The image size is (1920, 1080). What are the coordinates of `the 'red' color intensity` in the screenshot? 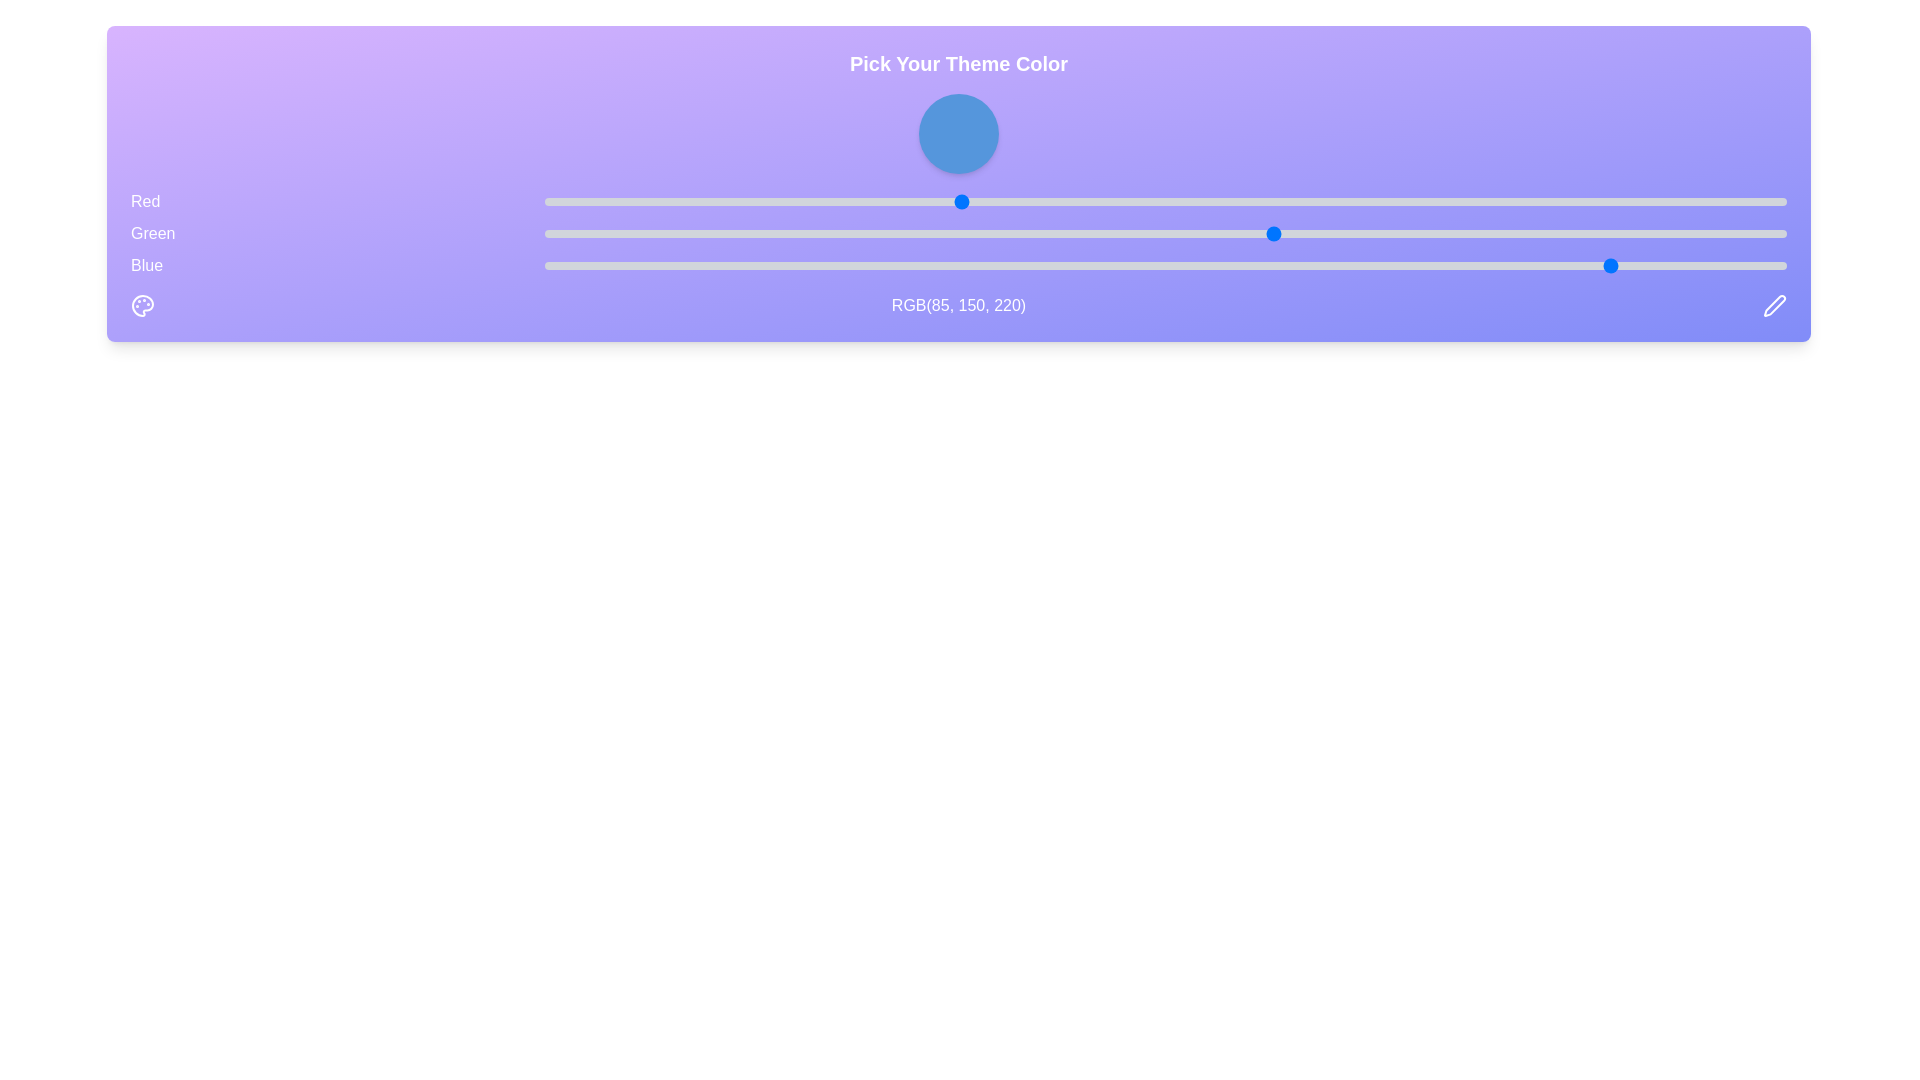 It's located at (607, 201).